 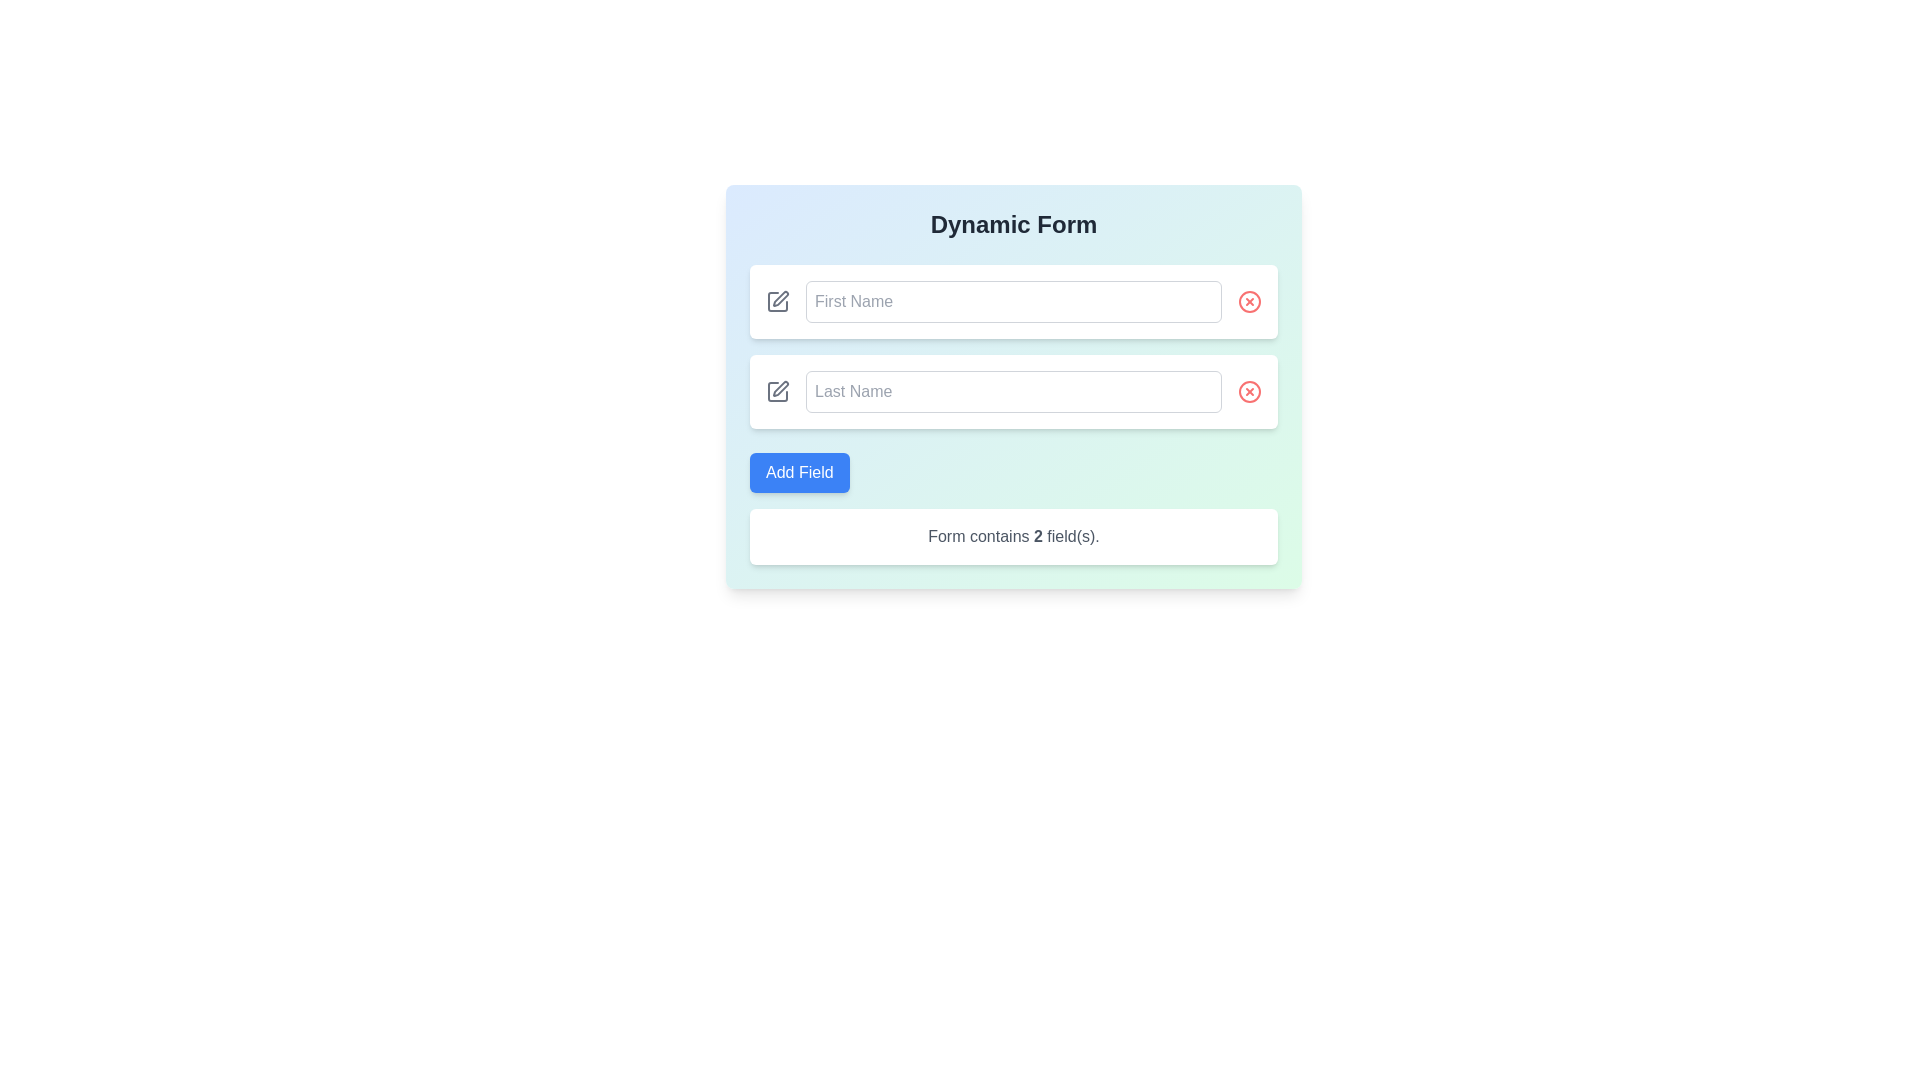 I want to click on the decorative SVG Graphic Icon indicating the adjacent 'First Name' input field is editable, so click(x=780, y=299).